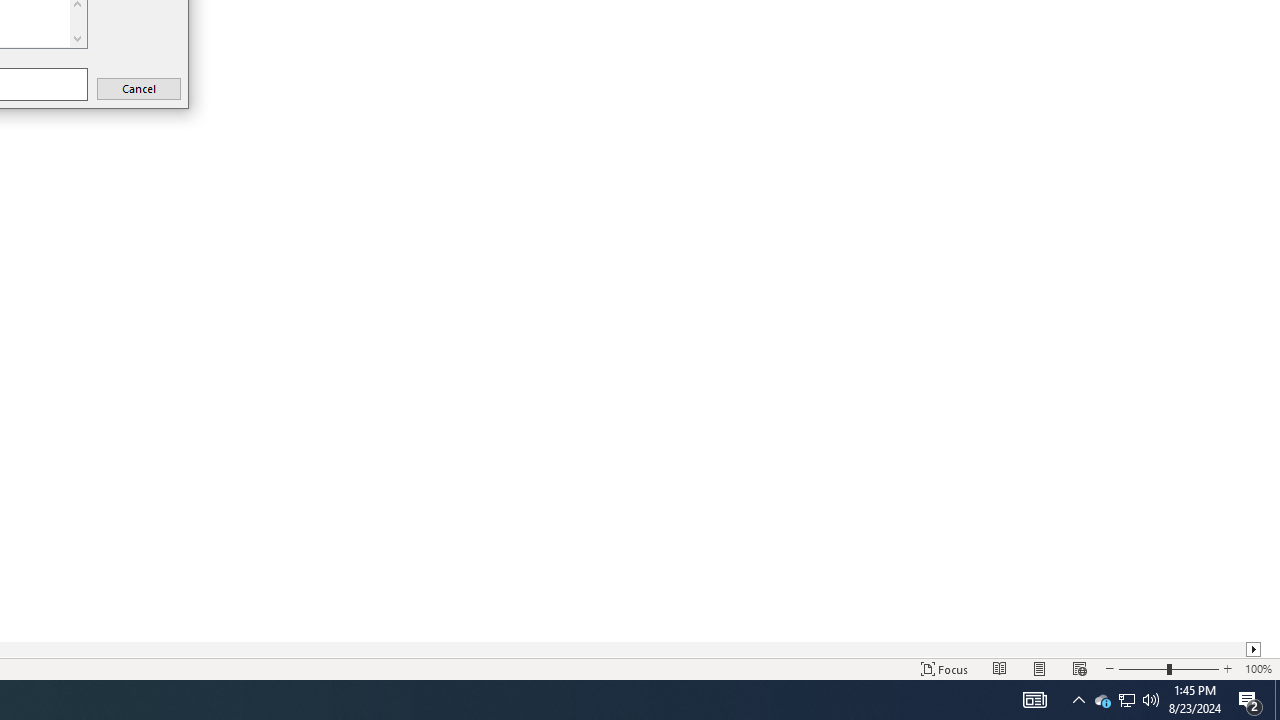 This screenshot has height=720, width=1280. What do you see at coordinates (1253, 649) in the screenshot?
I see `'Column right'` at bounding box center [1253, 649].